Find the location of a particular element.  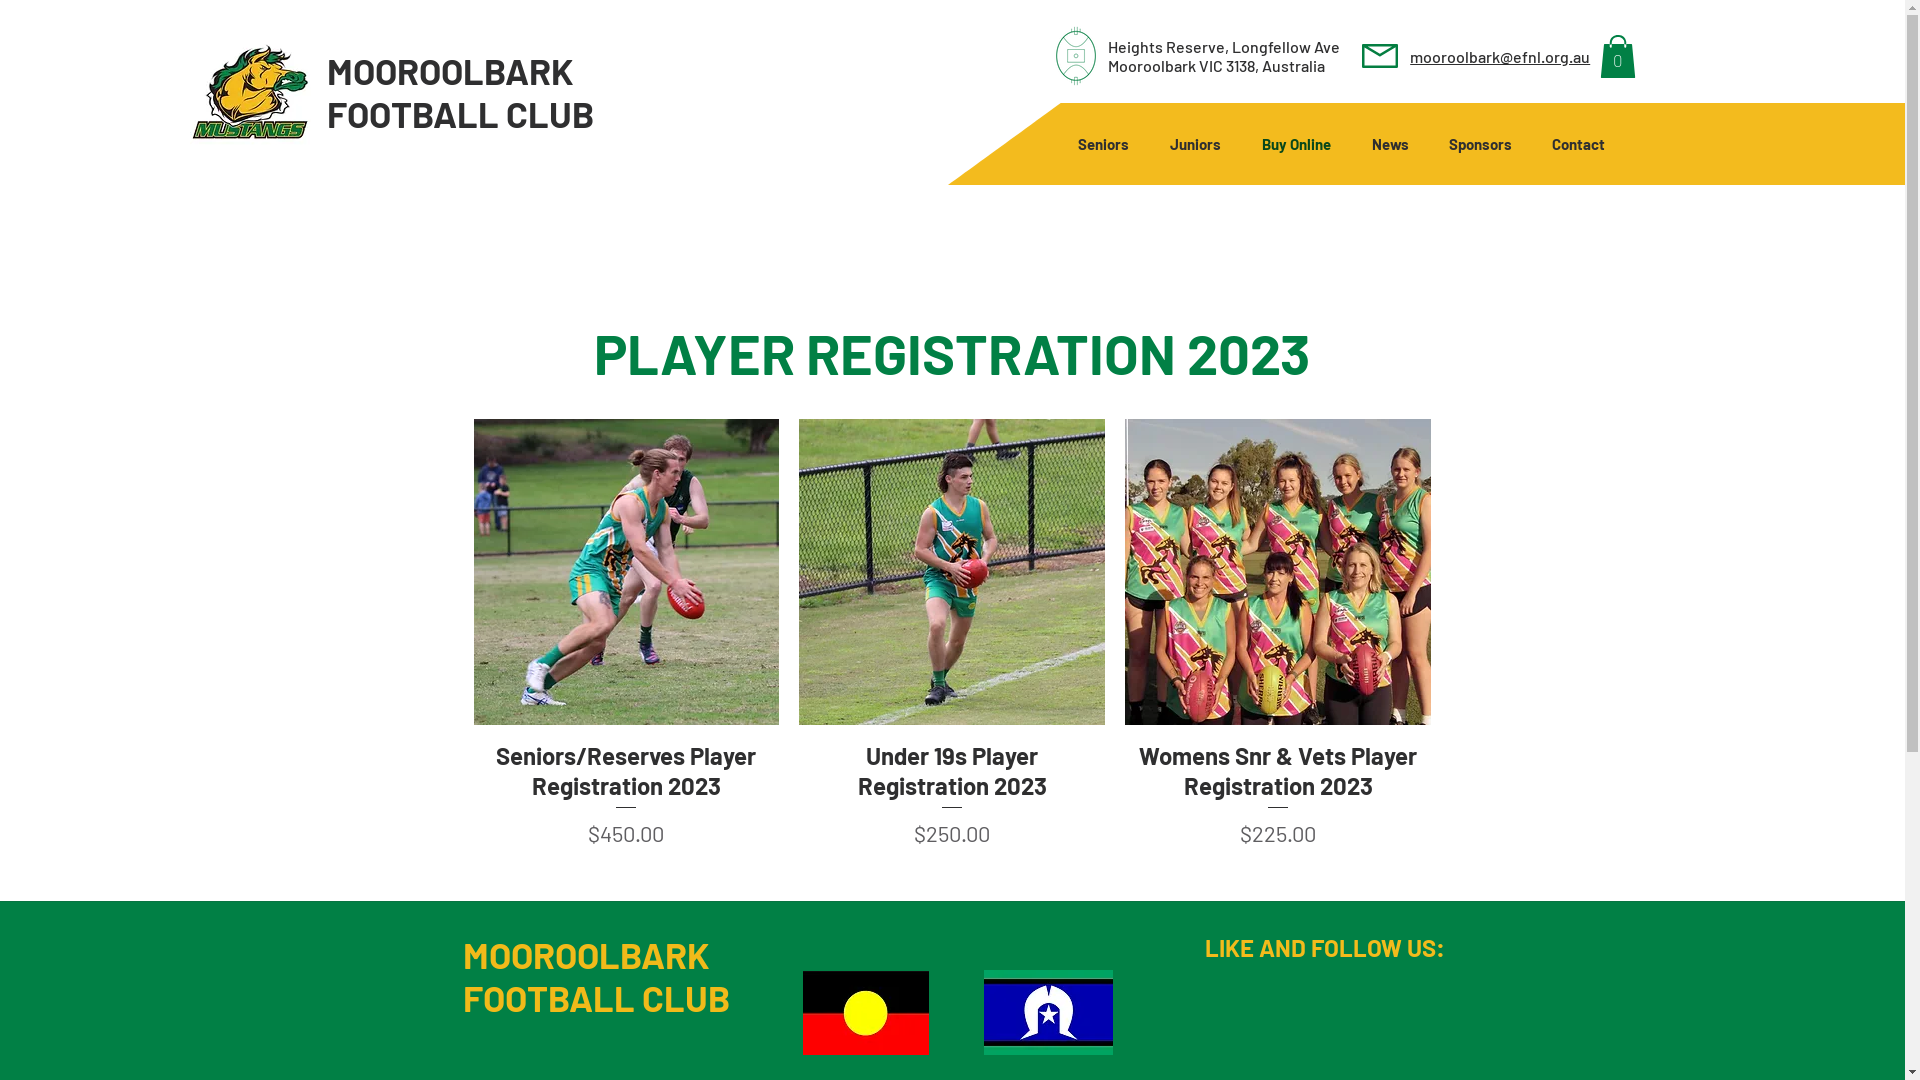

'Sponsors' is located at coordinates (1428, 142).